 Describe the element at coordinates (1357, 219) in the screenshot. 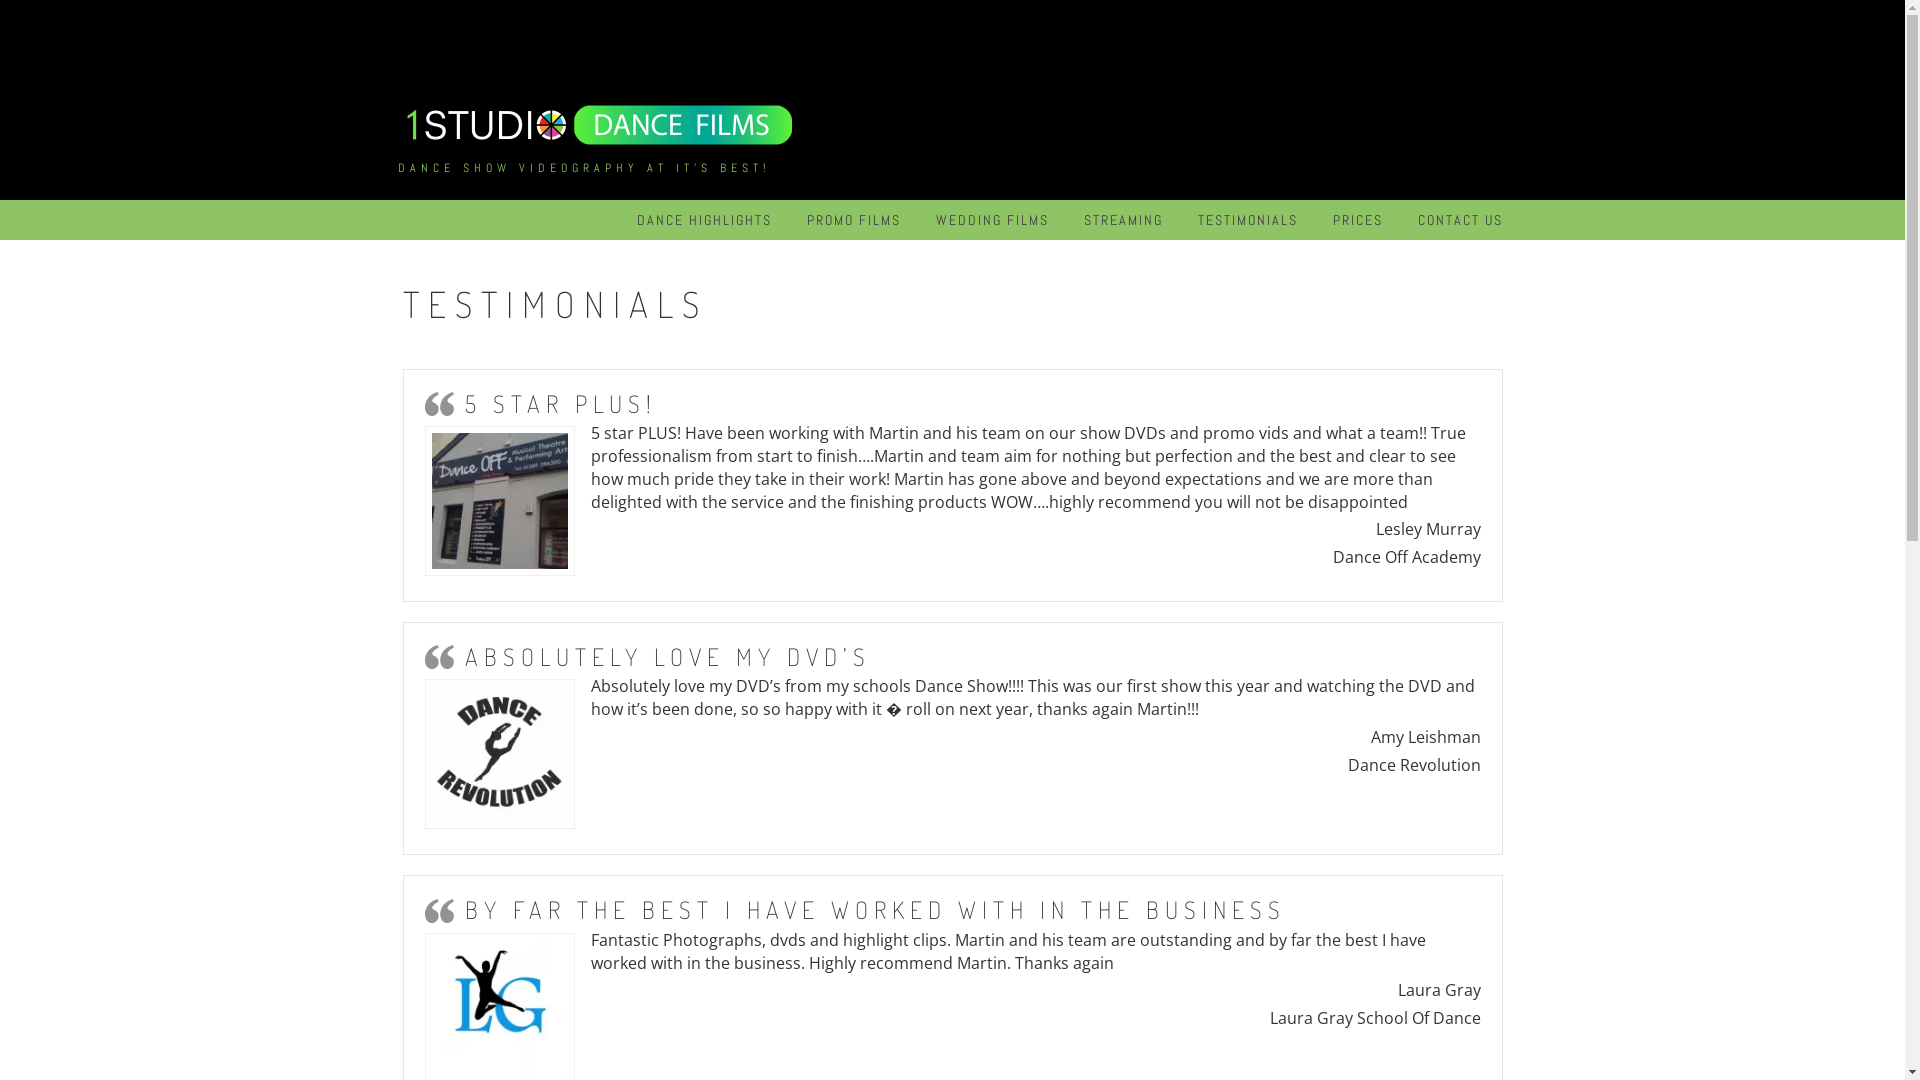

I see `'PRICES'` at that location.